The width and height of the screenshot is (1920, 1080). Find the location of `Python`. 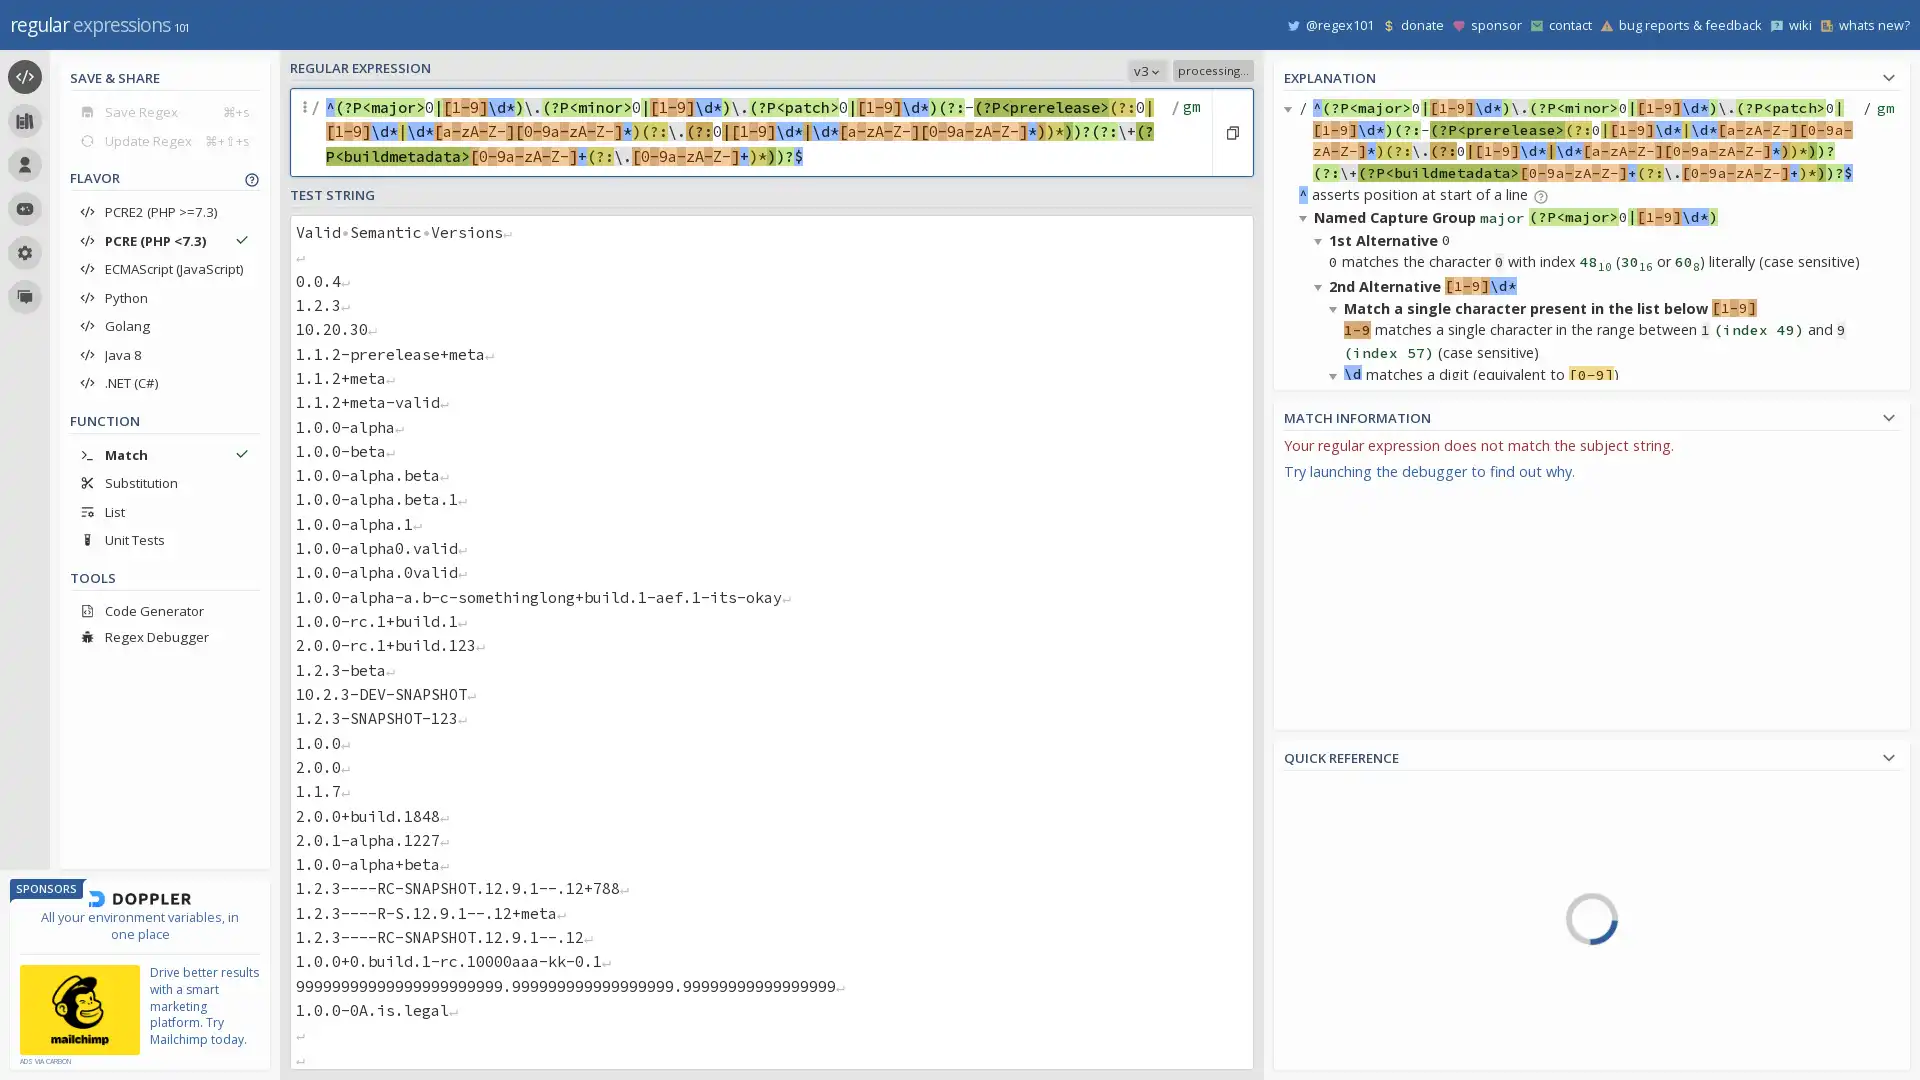

Python is located at coordinates (164, 297).